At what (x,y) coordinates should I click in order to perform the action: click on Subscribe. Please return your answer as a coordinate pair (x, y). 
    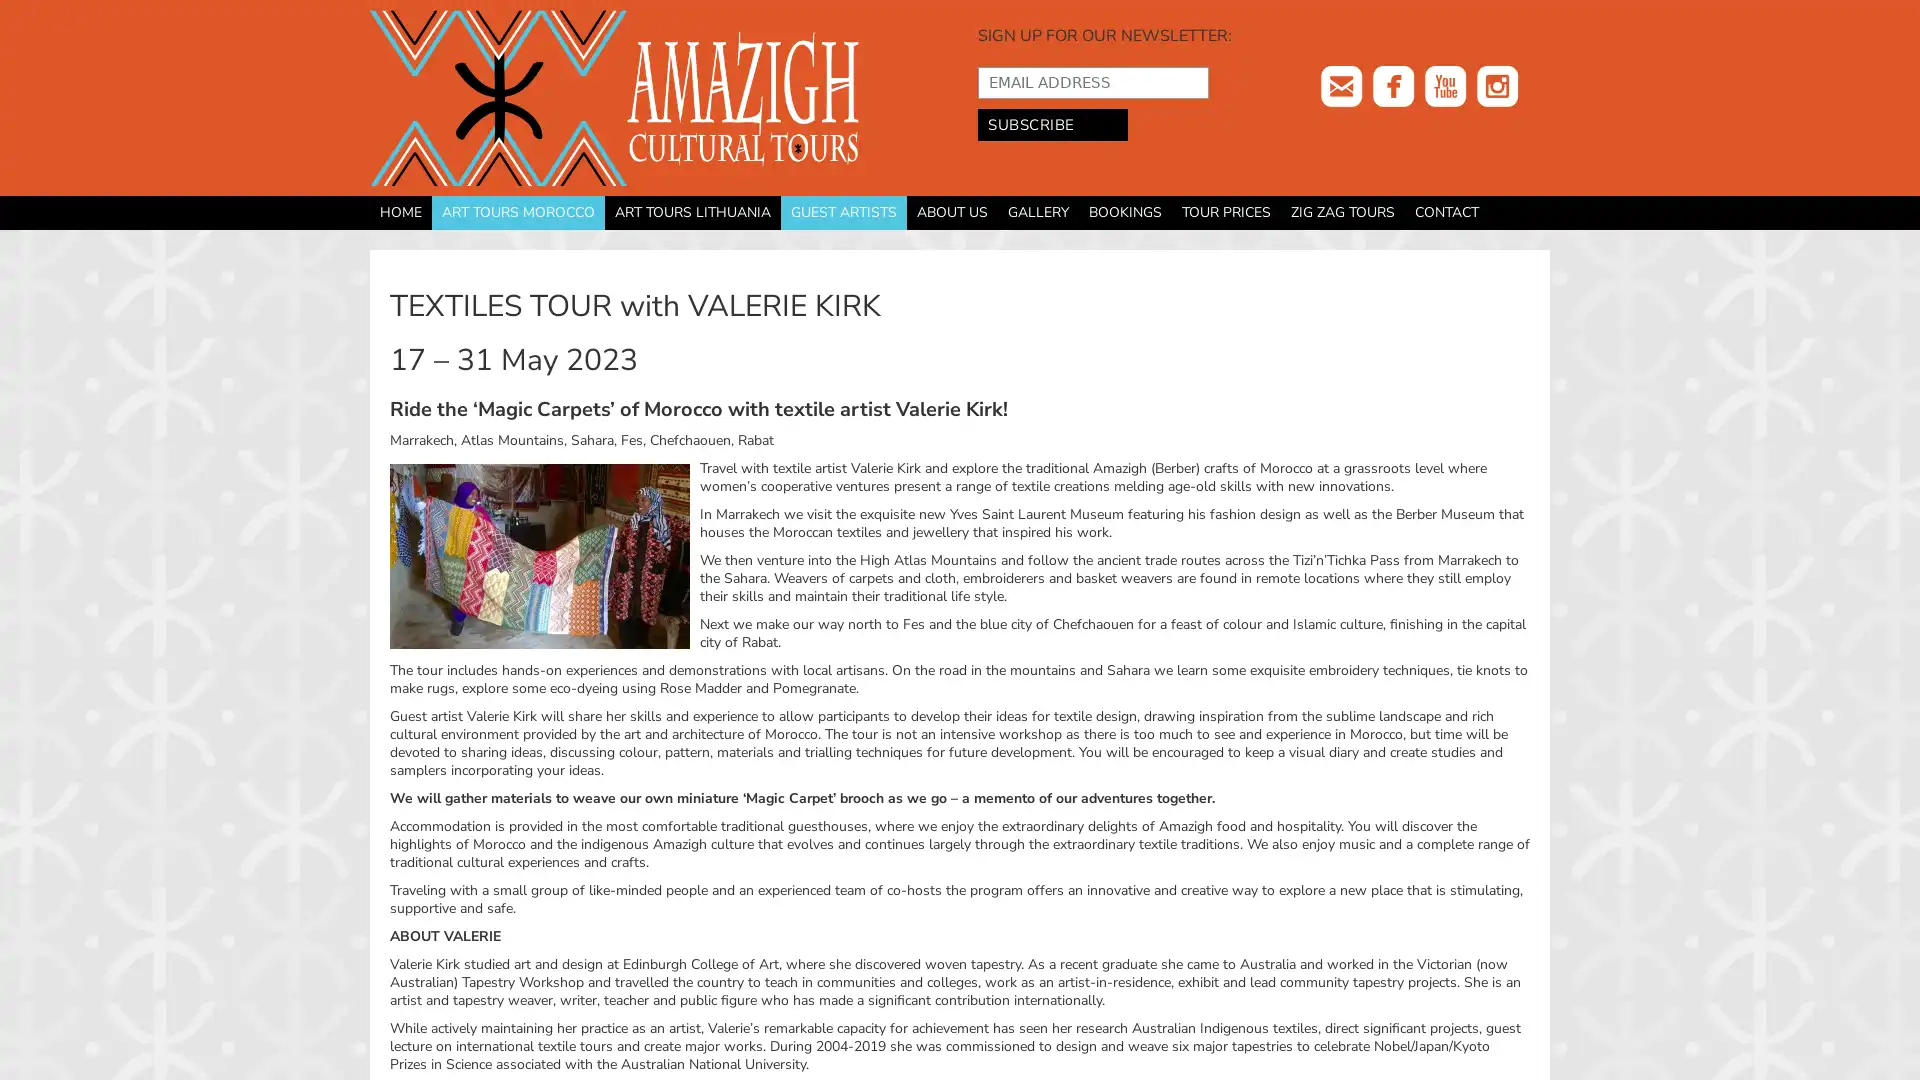
    Looking at the image, I should click on (1051, 124).